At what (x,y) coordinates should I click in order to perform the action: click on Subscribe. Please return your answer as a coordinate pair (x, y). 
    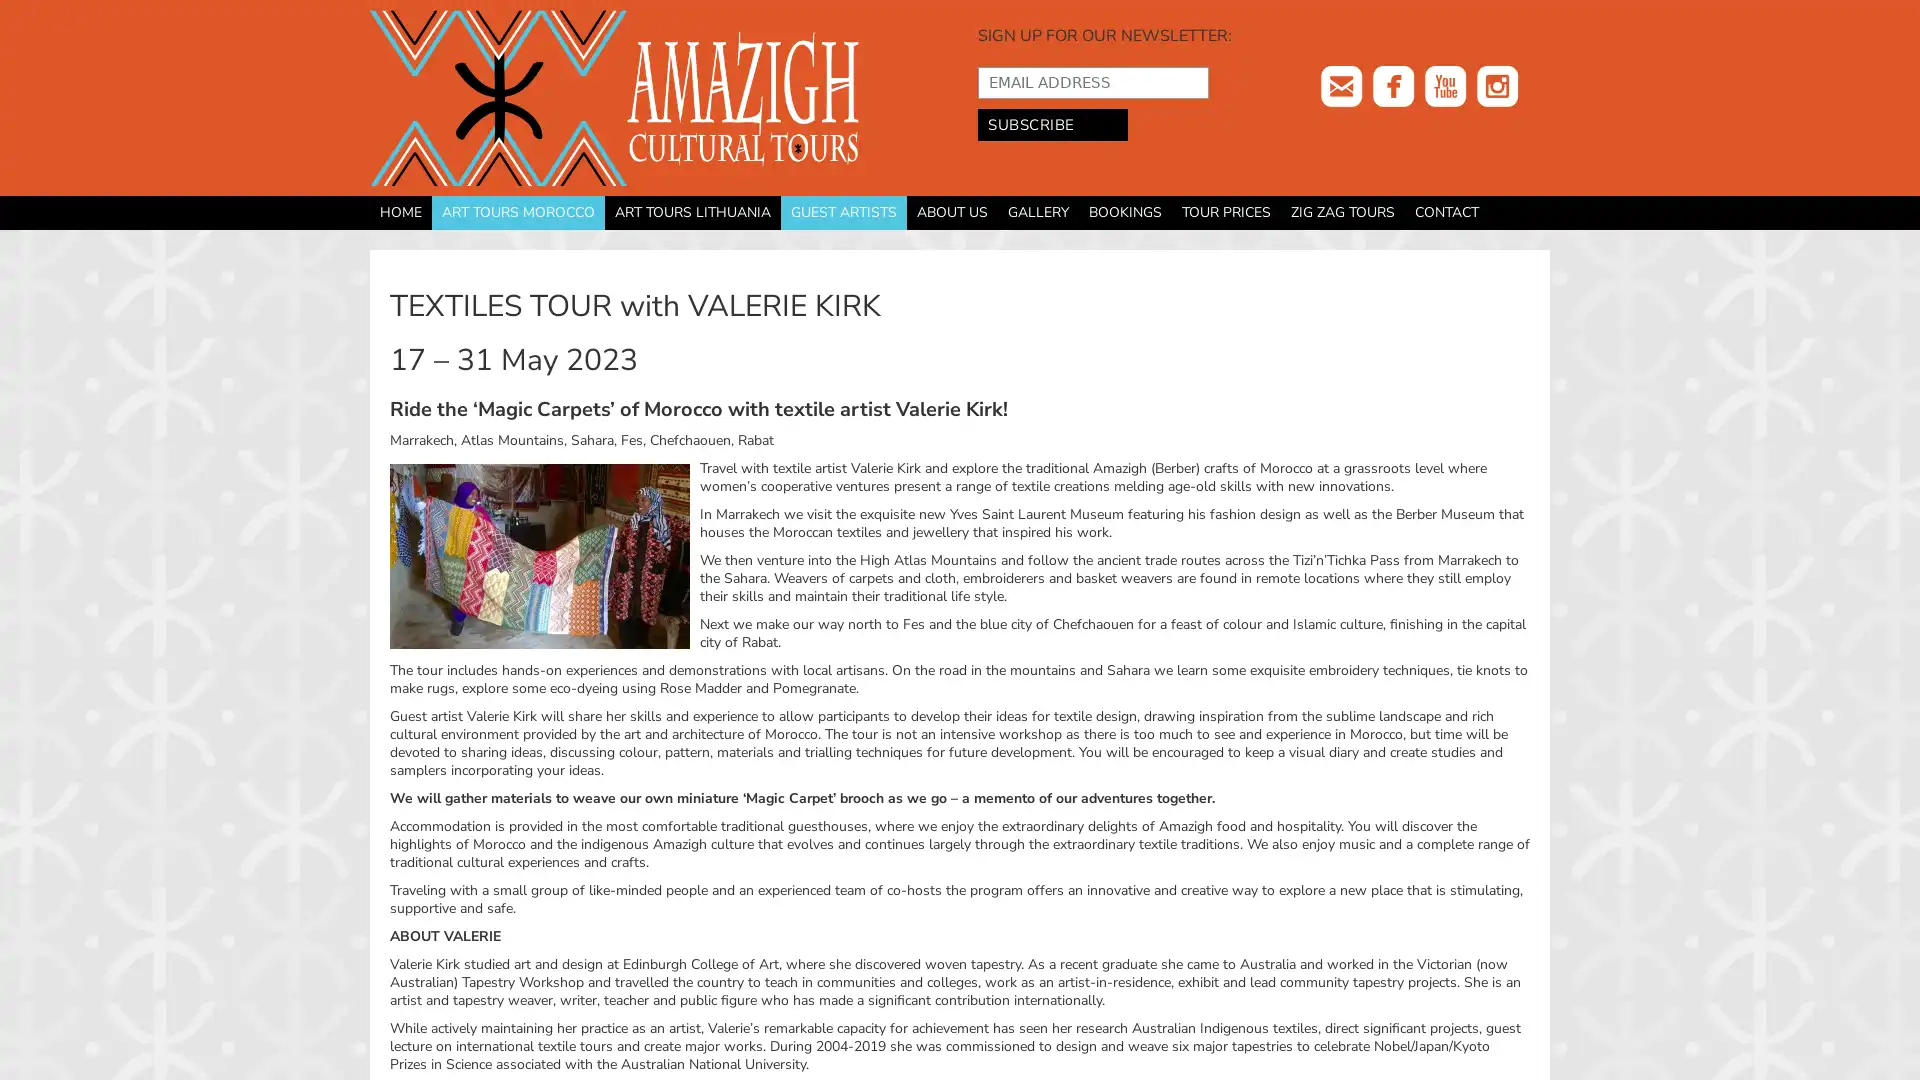
    Looking at the image, I should click on (1051, 124).